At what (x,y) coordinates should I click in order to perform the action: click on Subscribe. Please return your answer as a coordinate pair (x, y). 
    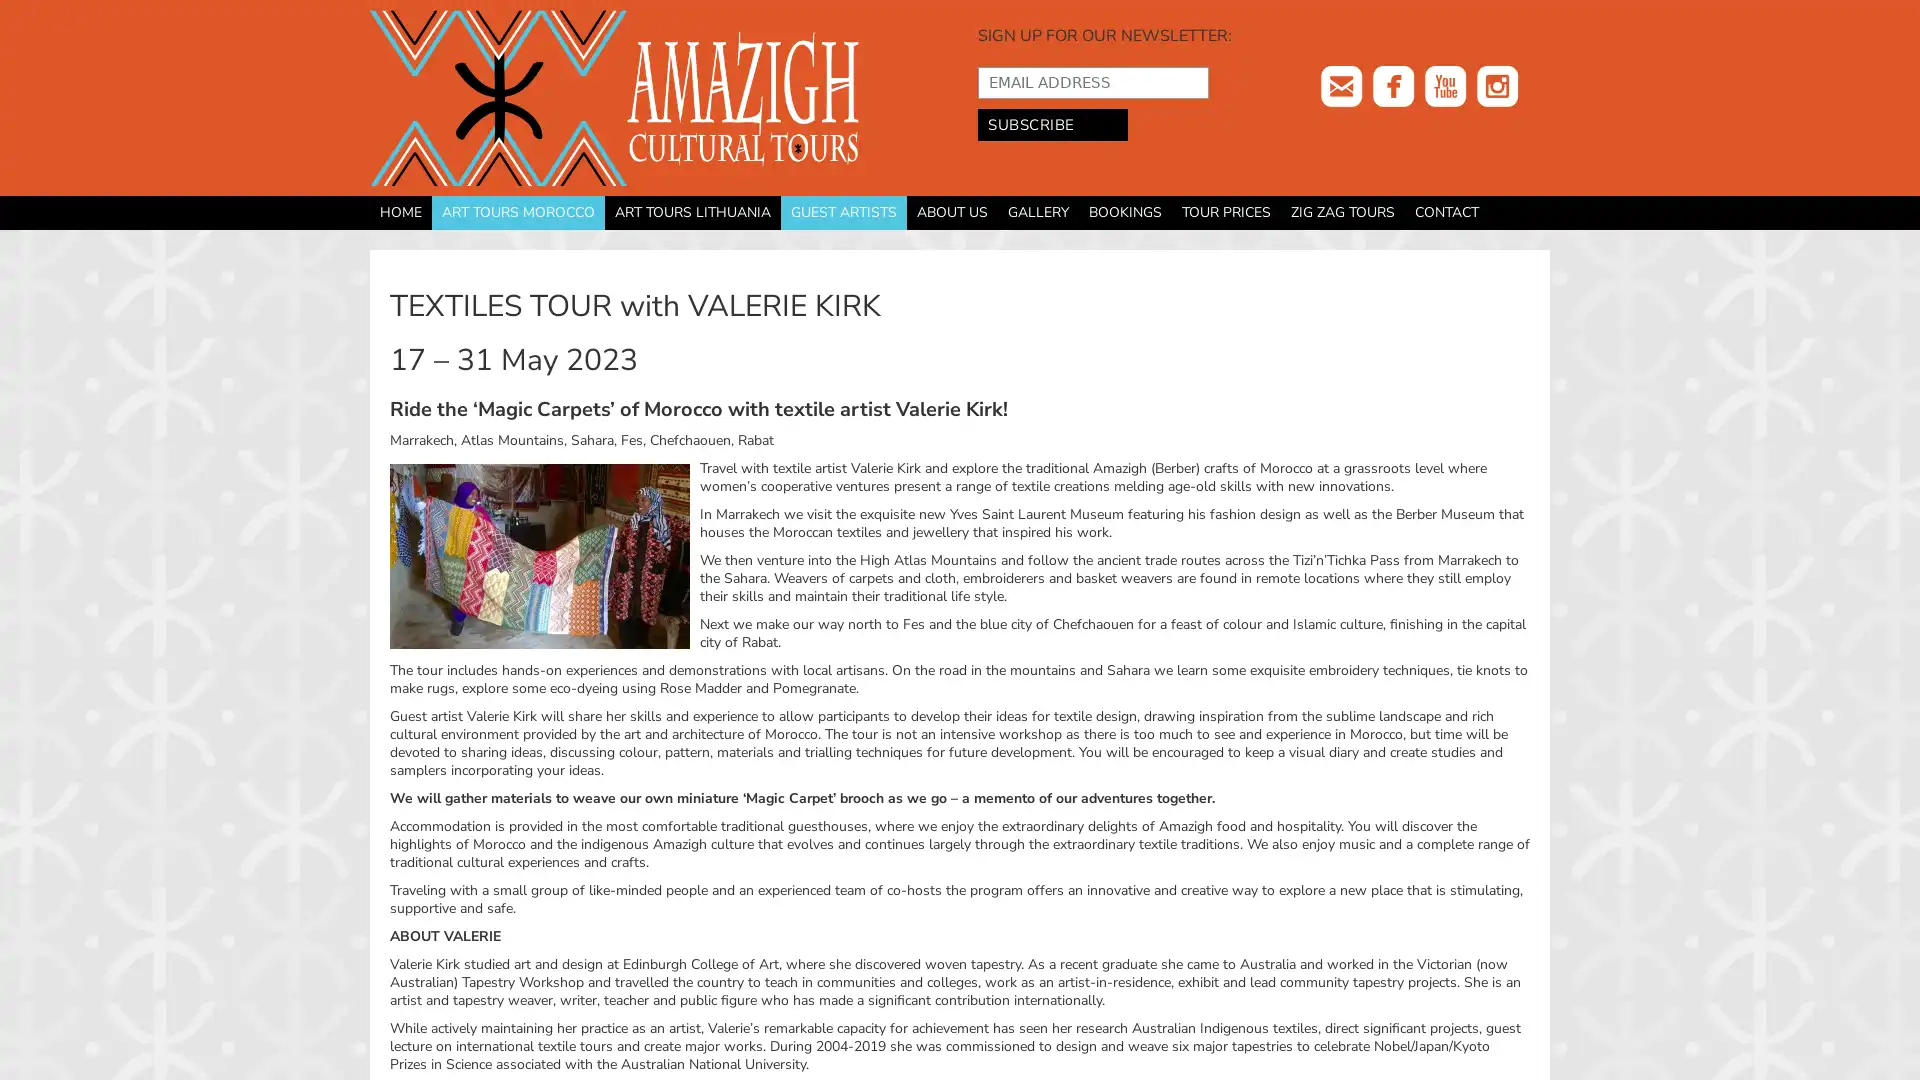
    Looking at the image, I should click on (1051, 124).